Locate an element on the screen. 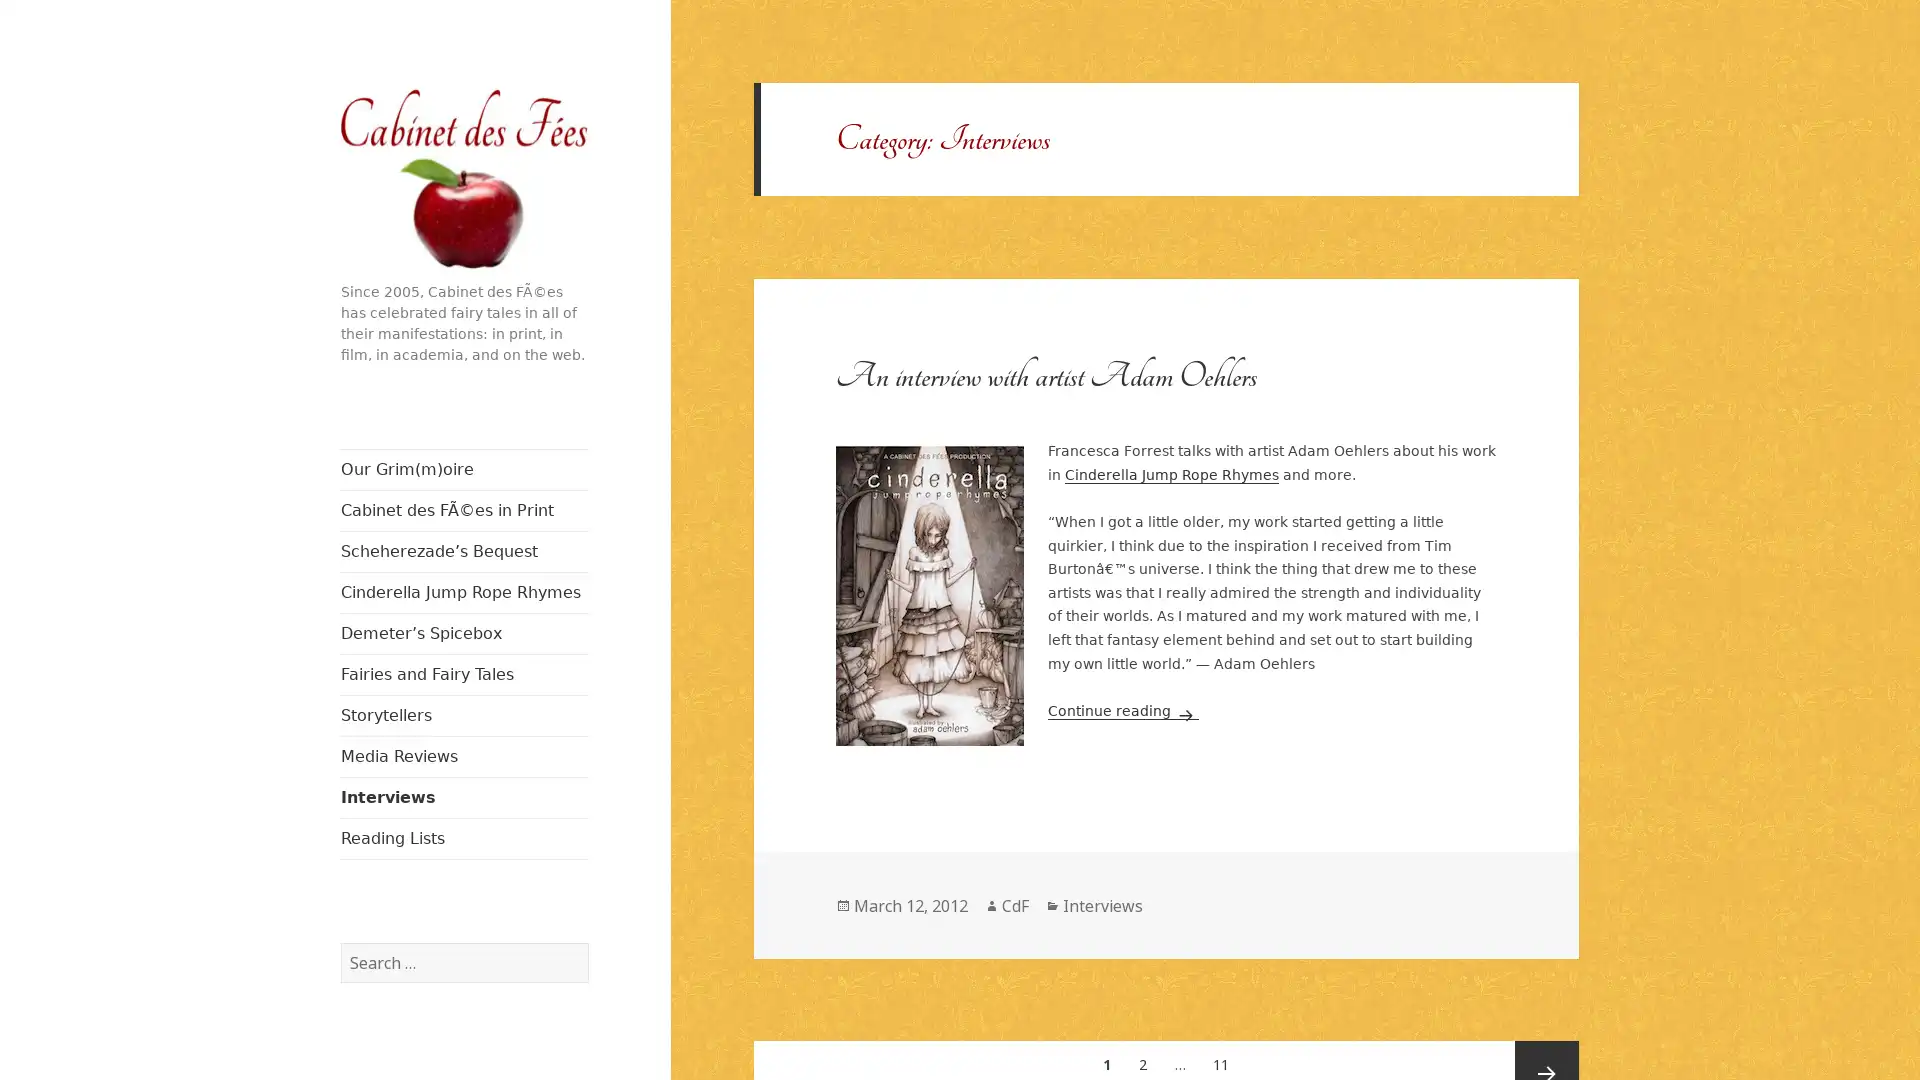 Image resolution: width=1920 pixels, height=1080 pixels. Search is located at coordinates (586, 941).